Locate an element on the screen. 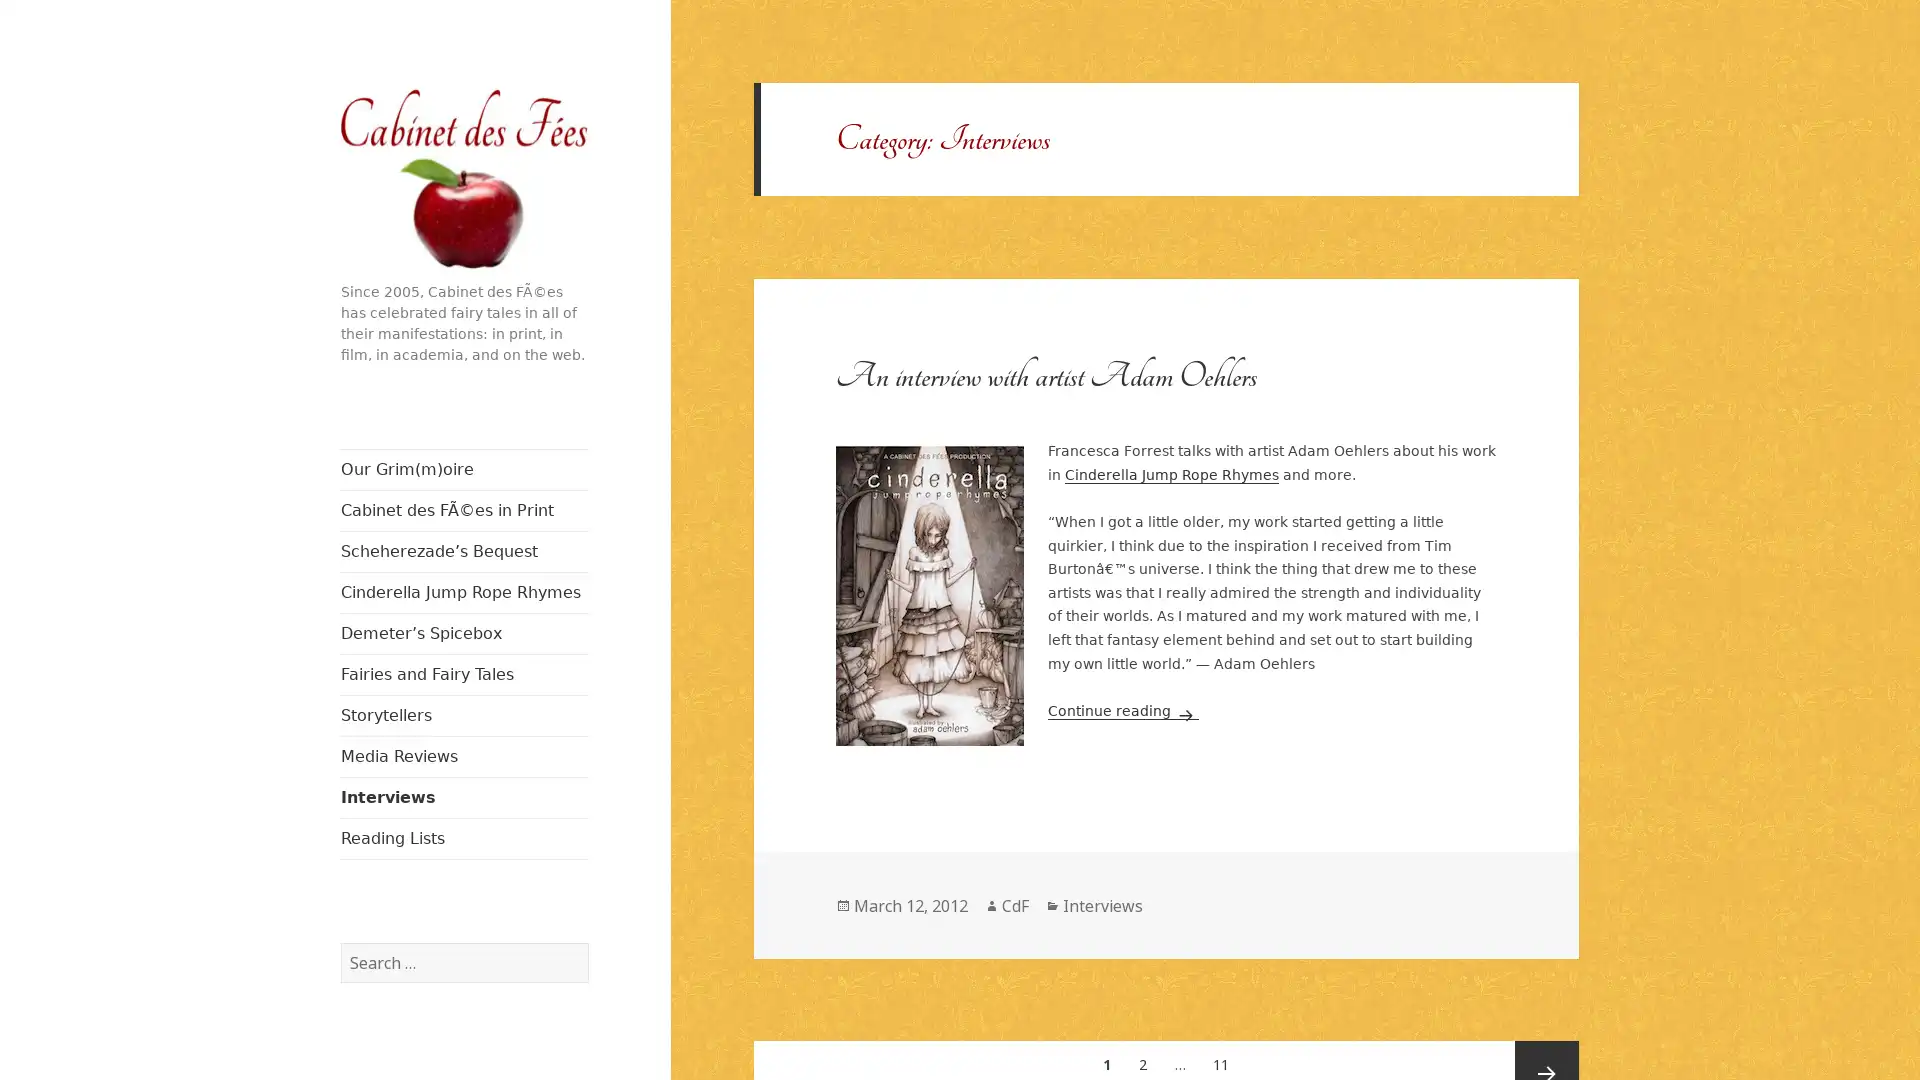 Image resolution: width=1920 pixels, height=1080 pixels. Search is located at coordinates (586, 941).